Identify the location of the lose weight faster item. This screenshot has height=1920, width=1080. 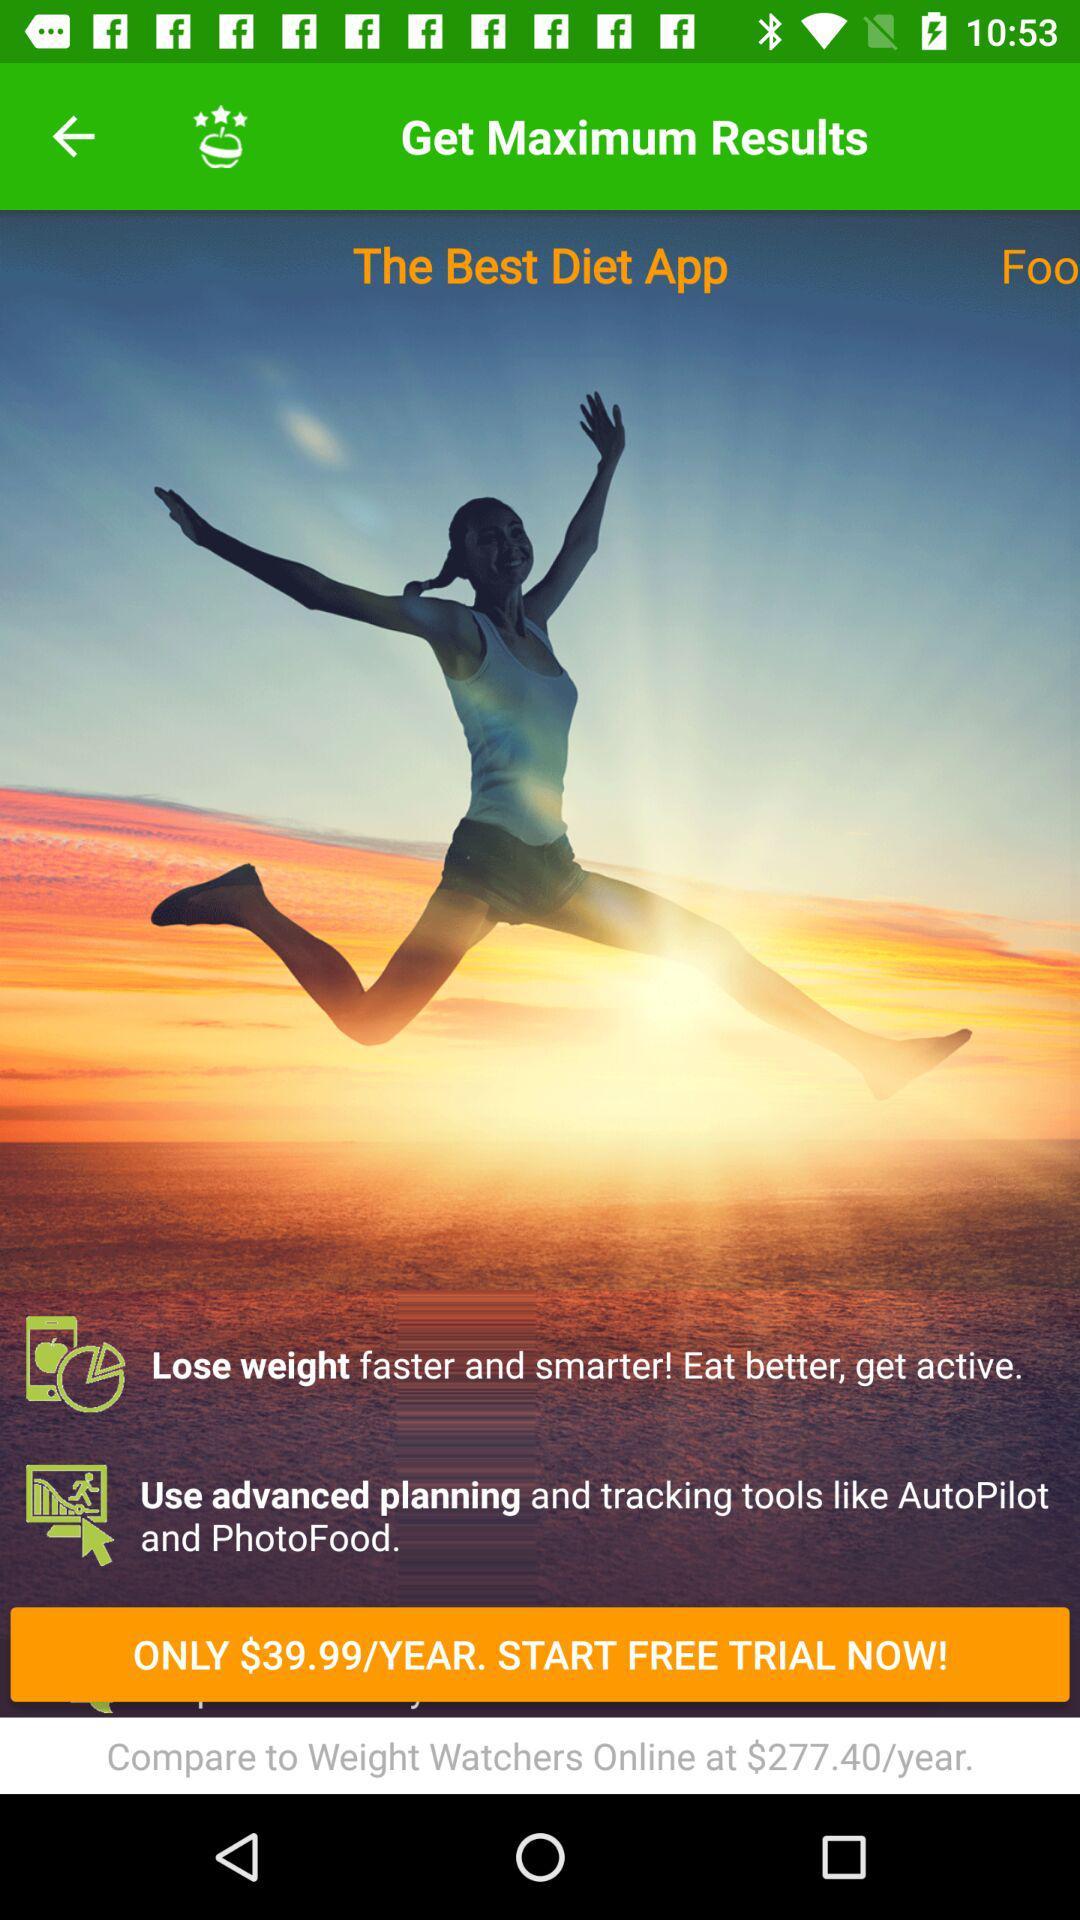
(540, 1363).